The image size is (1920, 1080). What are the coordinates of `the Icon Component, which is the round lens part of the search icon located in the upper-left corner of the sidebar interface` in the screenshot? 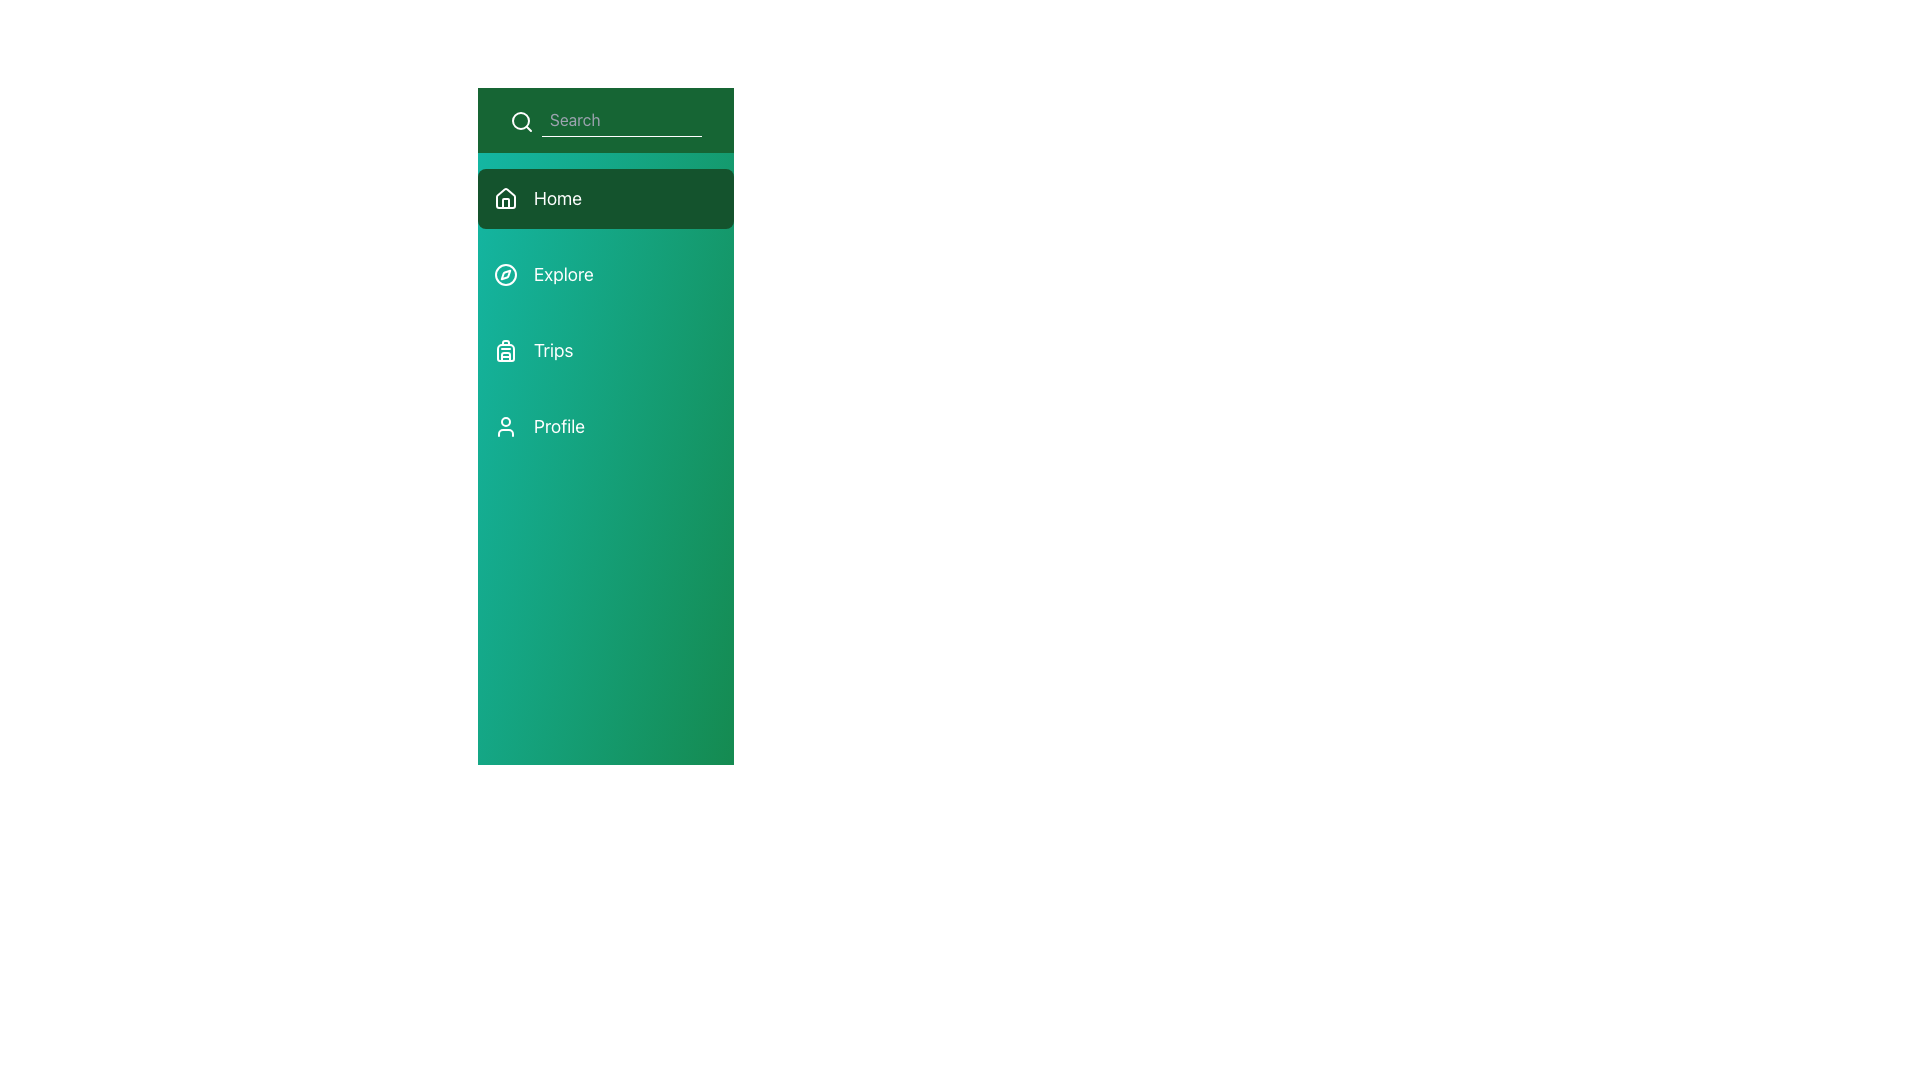 It's located at (521, 119).